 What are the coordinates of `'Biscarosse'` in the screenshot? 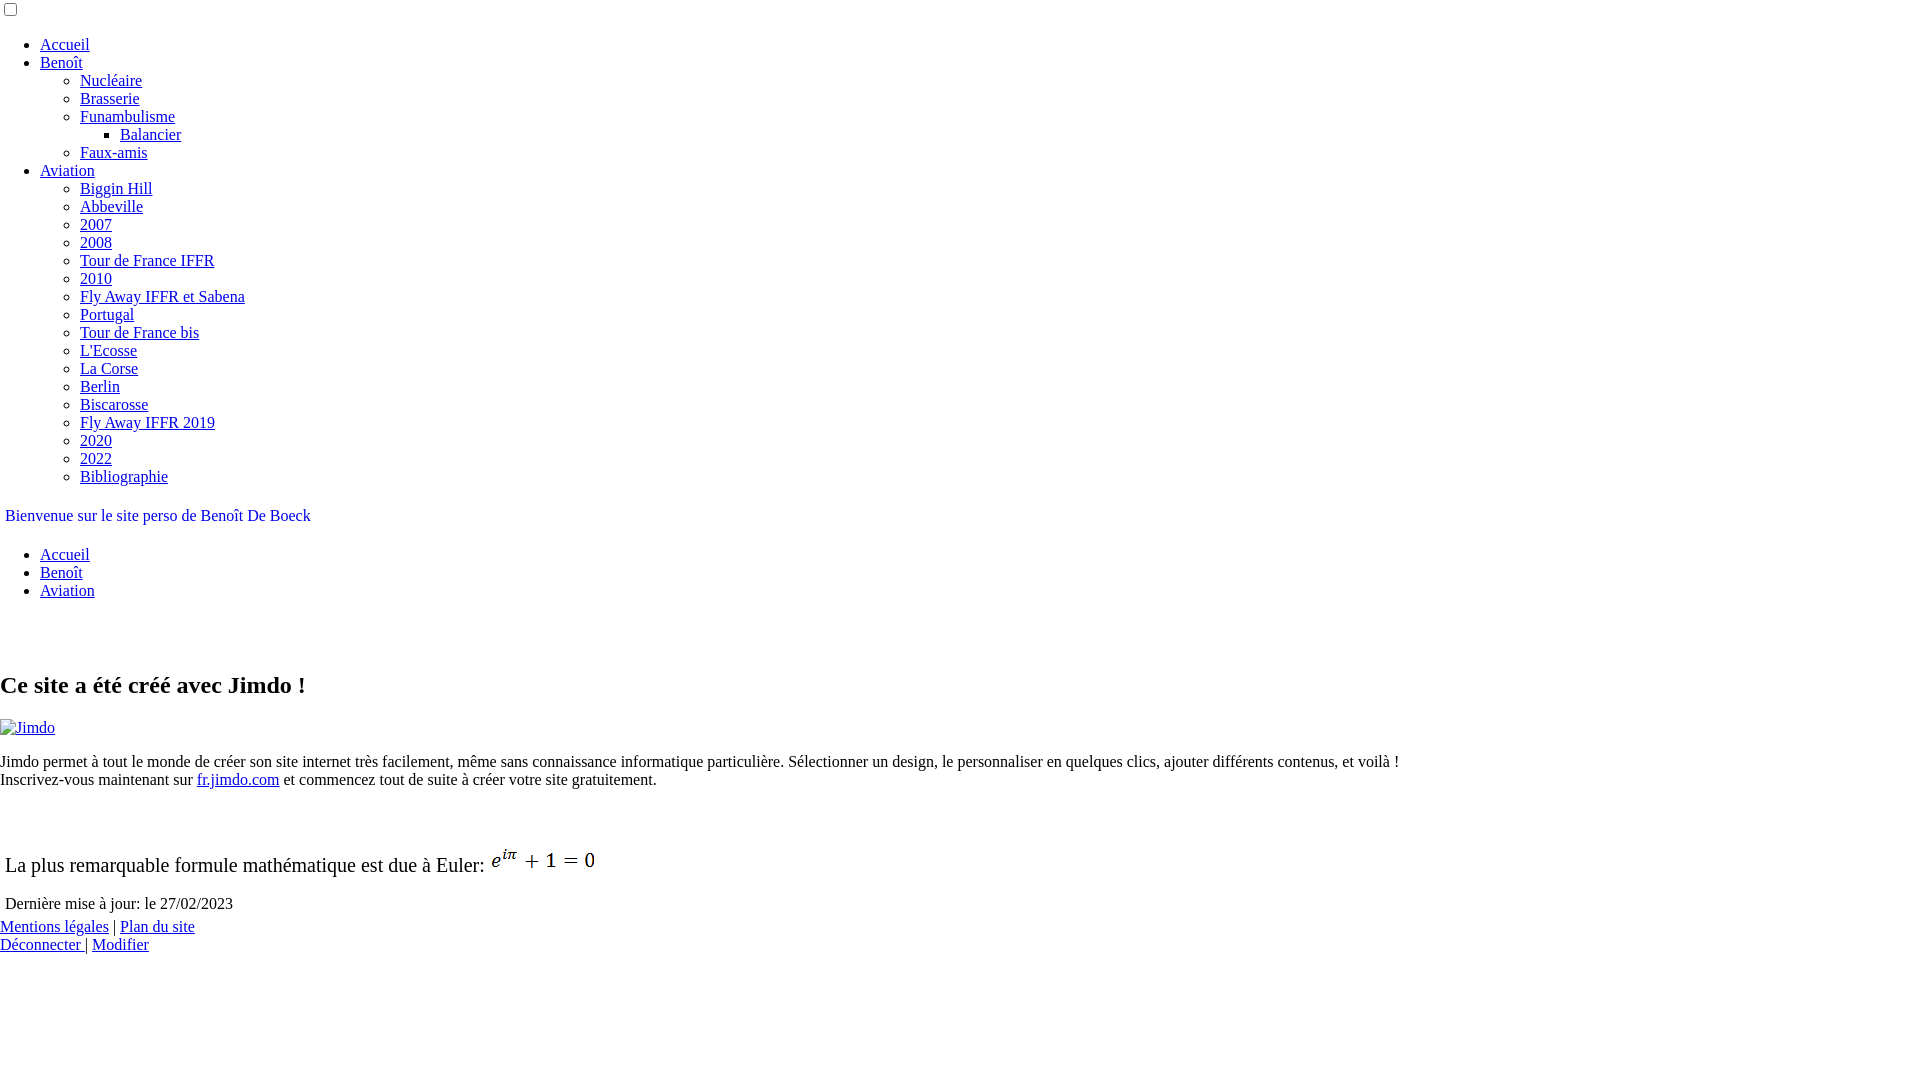 It's located at (113, 404).